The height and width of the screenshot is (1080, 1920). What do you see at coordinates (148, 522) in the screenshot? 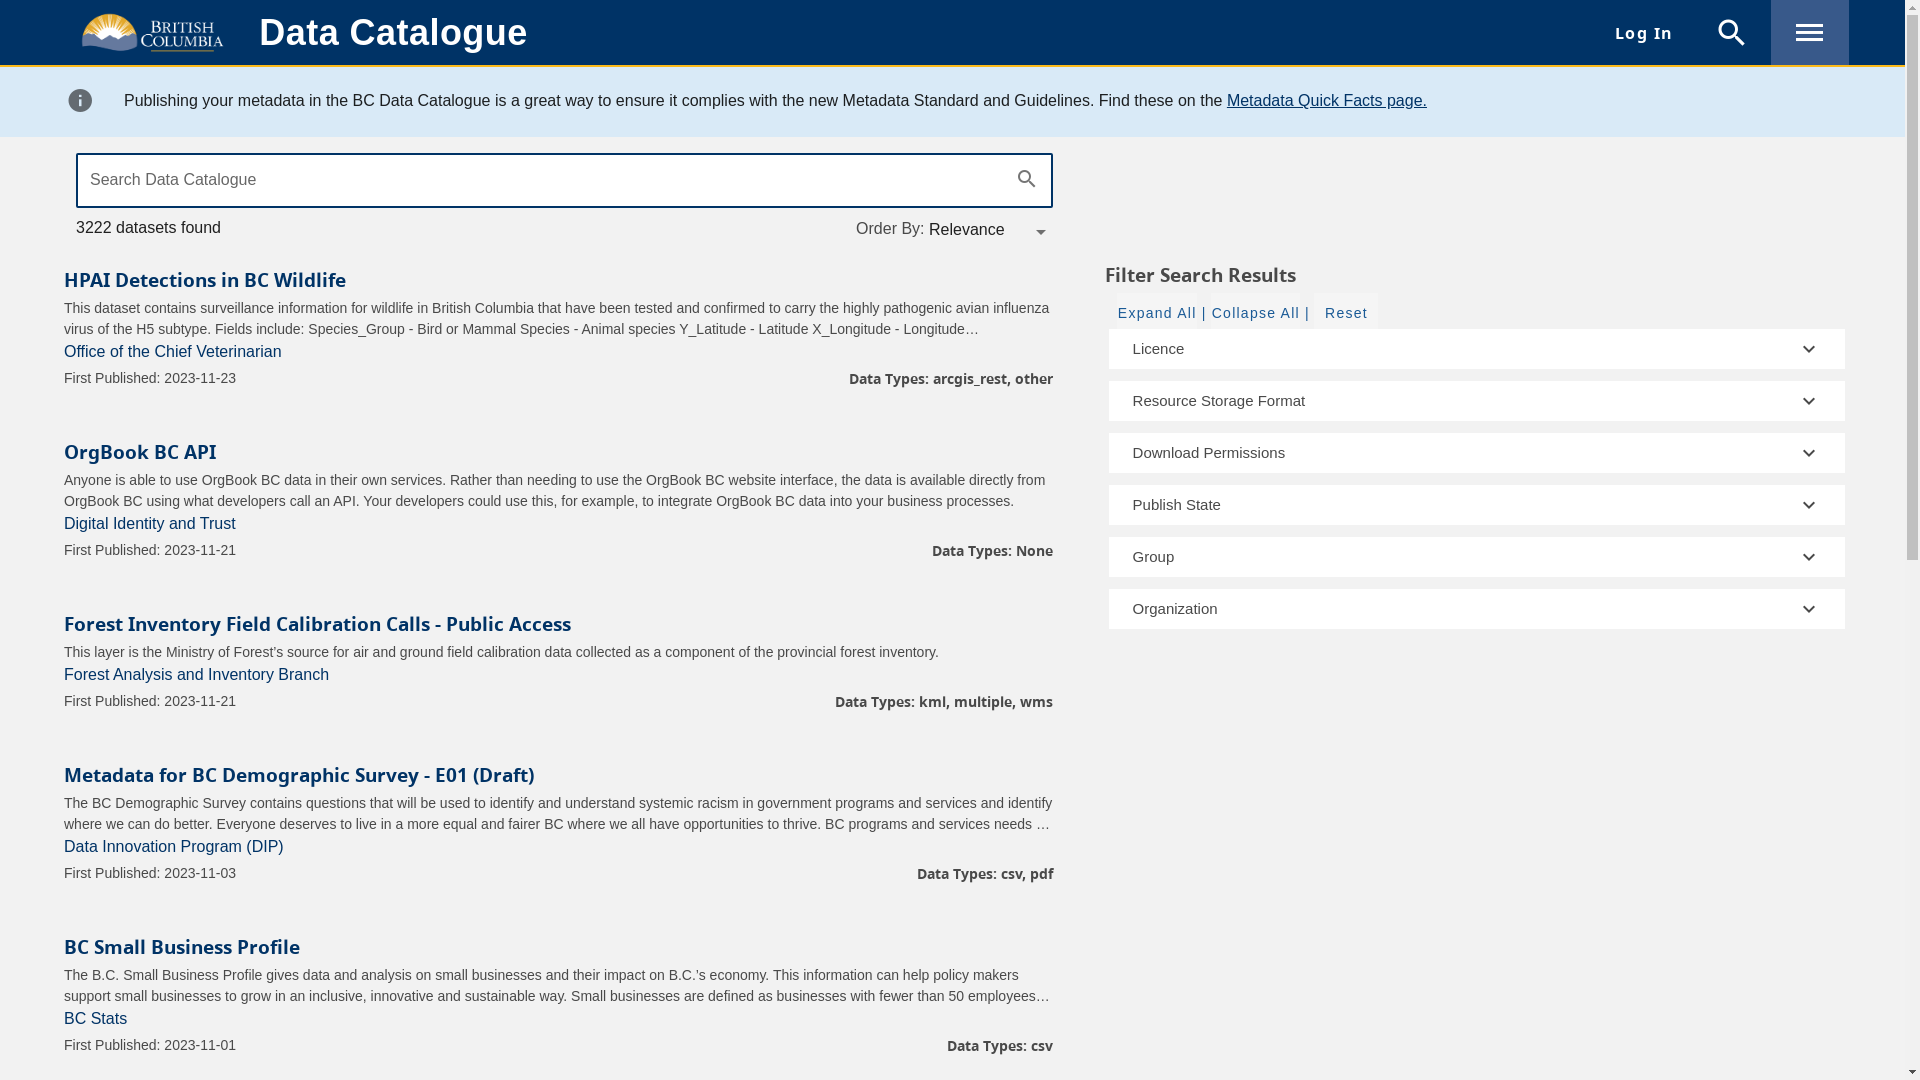
I see `'Digital Identity and Trust'` at bounding box center [148, 522].